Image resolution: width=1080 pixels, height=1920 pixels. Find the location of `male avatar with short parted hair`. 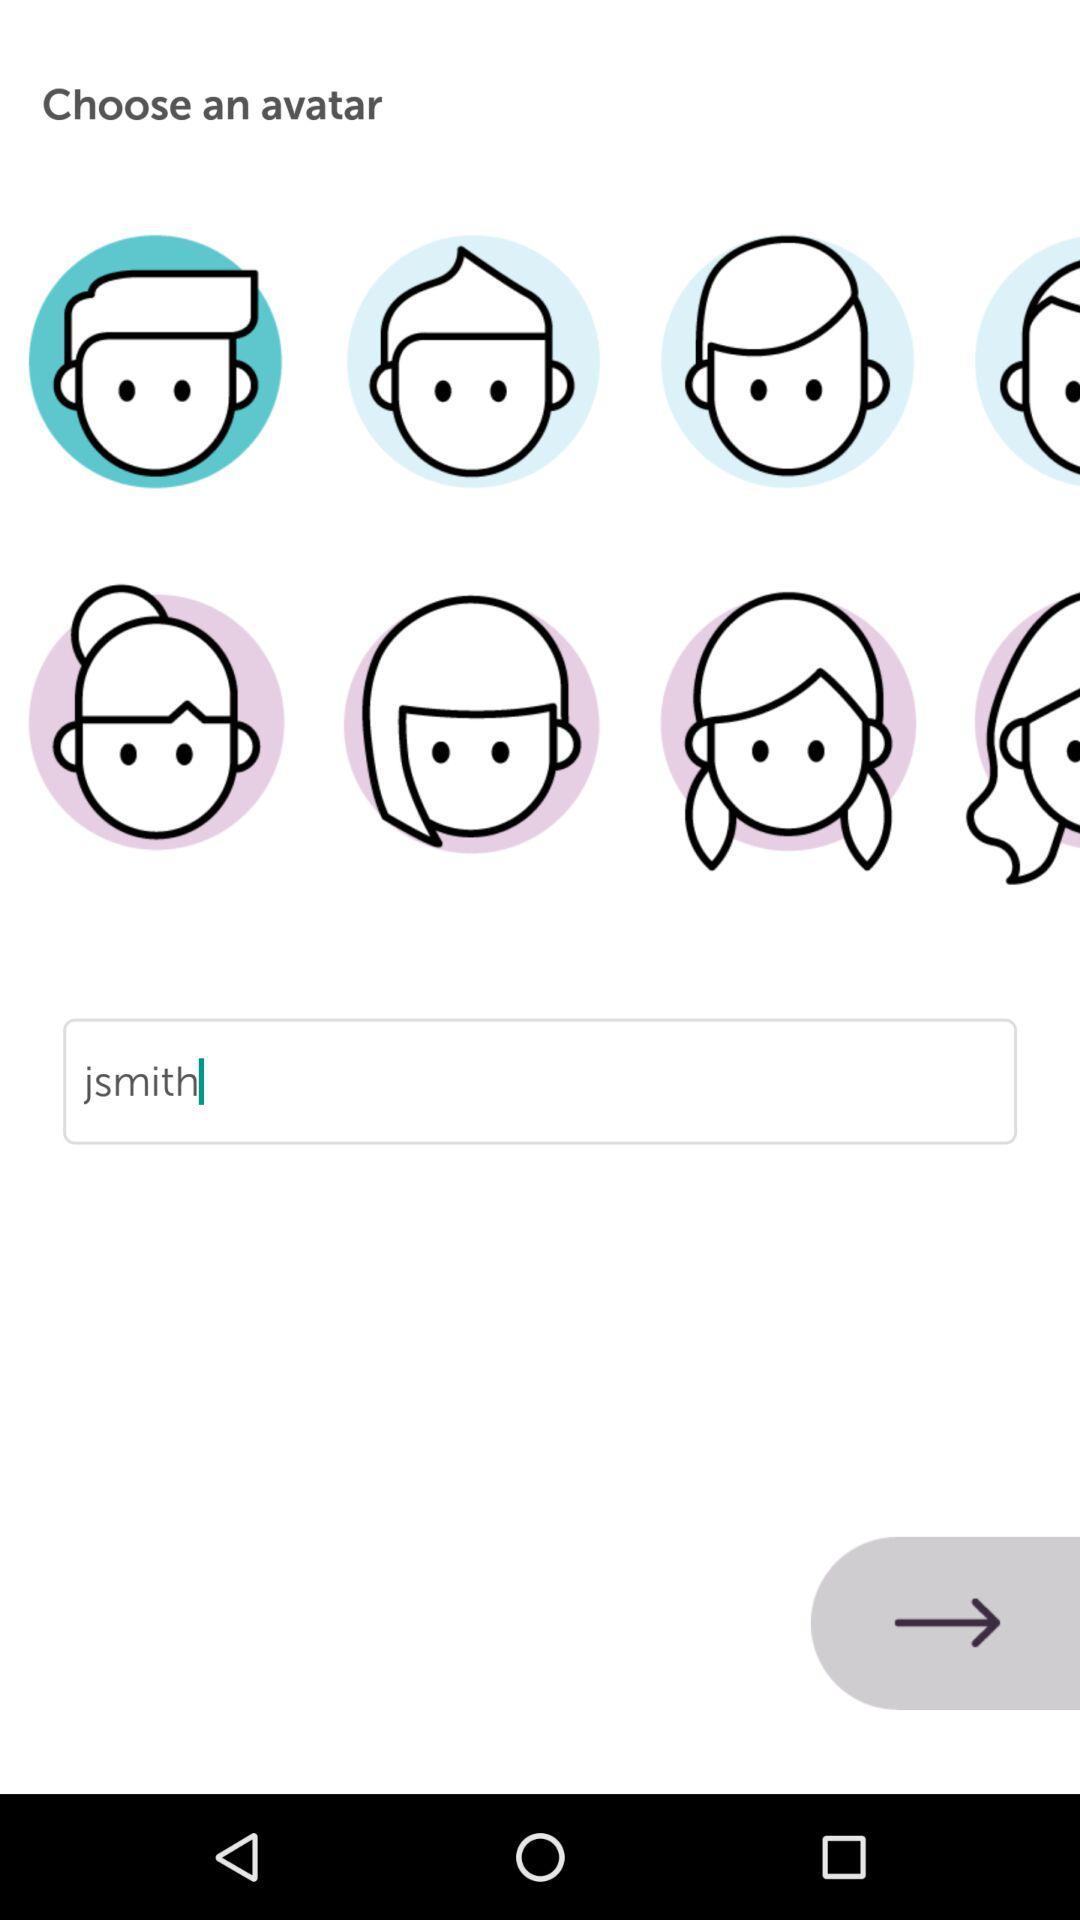

male avatar with short parted hair is located at coordinates (156, 391).